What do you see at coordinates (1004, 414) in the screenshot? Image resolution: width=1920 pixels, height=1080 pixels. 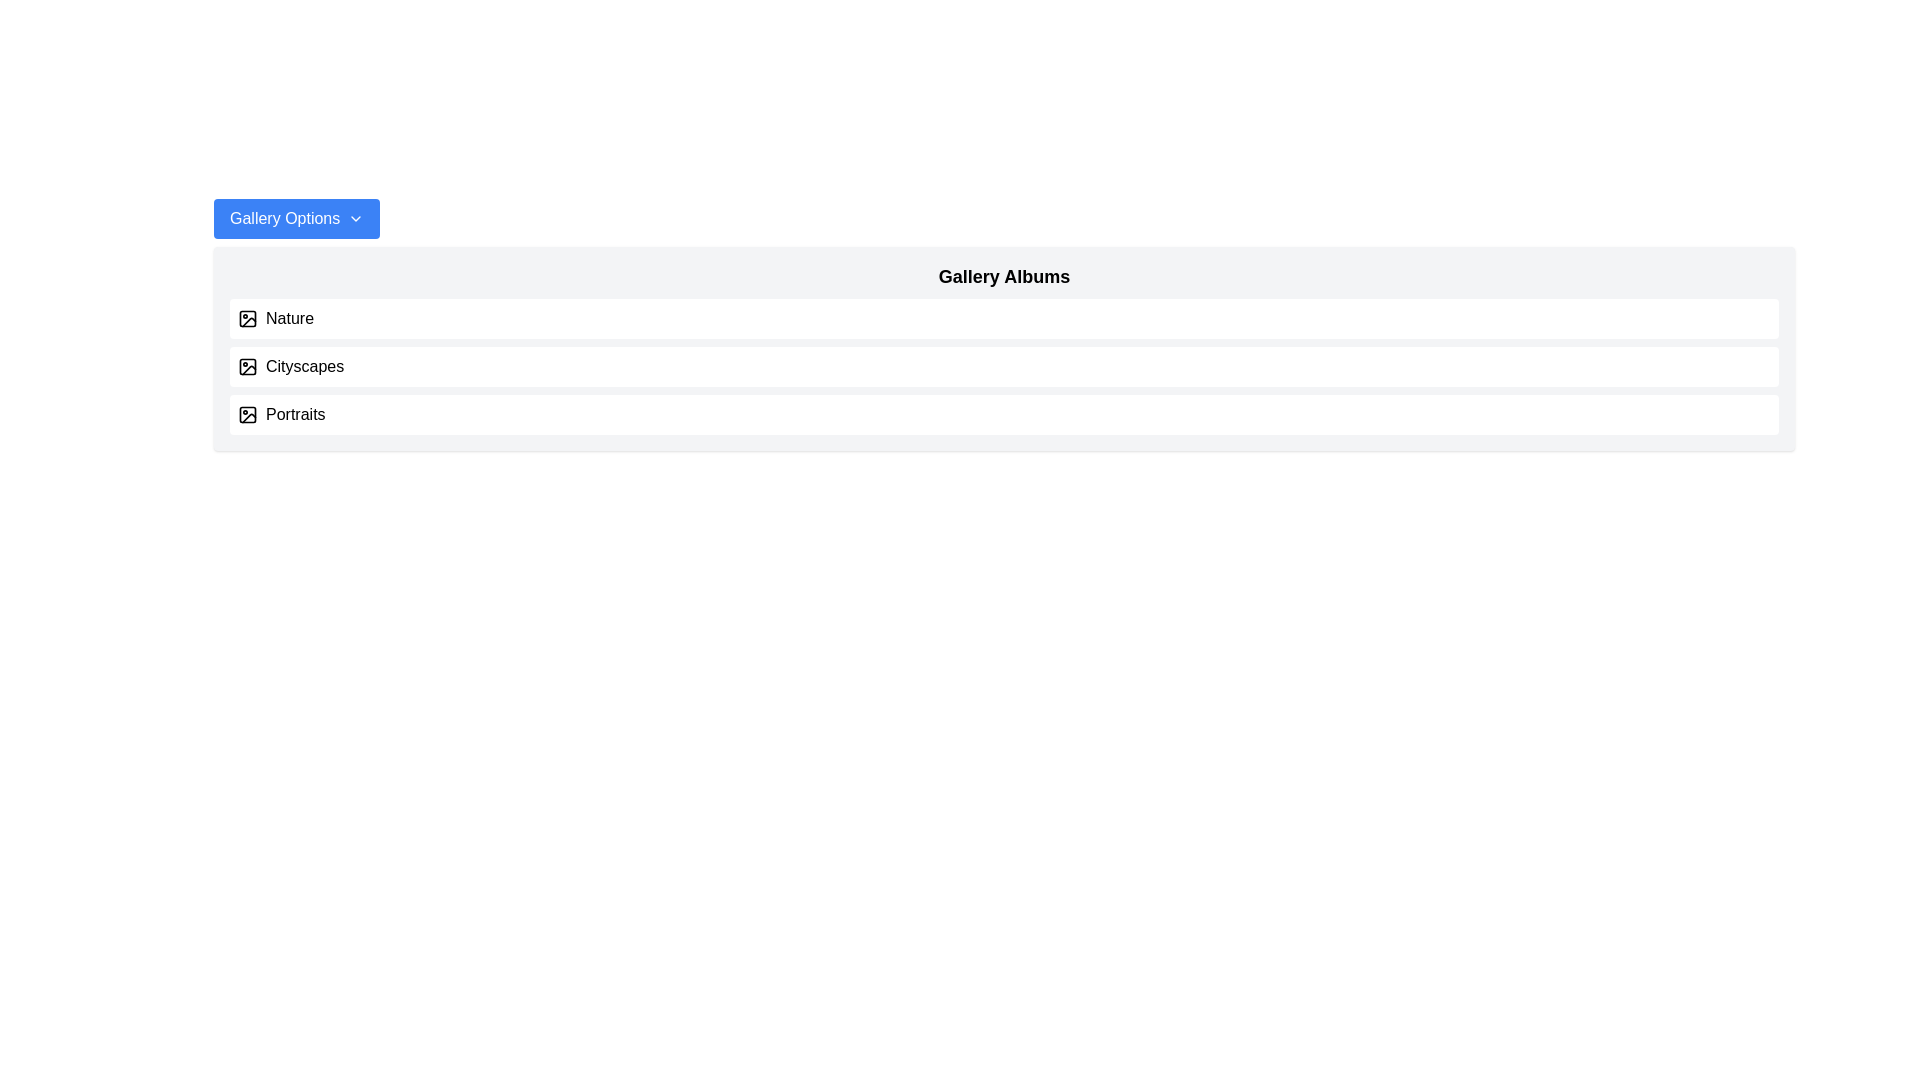 I see `the list item labeled 'Portraits' to see its hover effect` at bounding box center [1004, 414].